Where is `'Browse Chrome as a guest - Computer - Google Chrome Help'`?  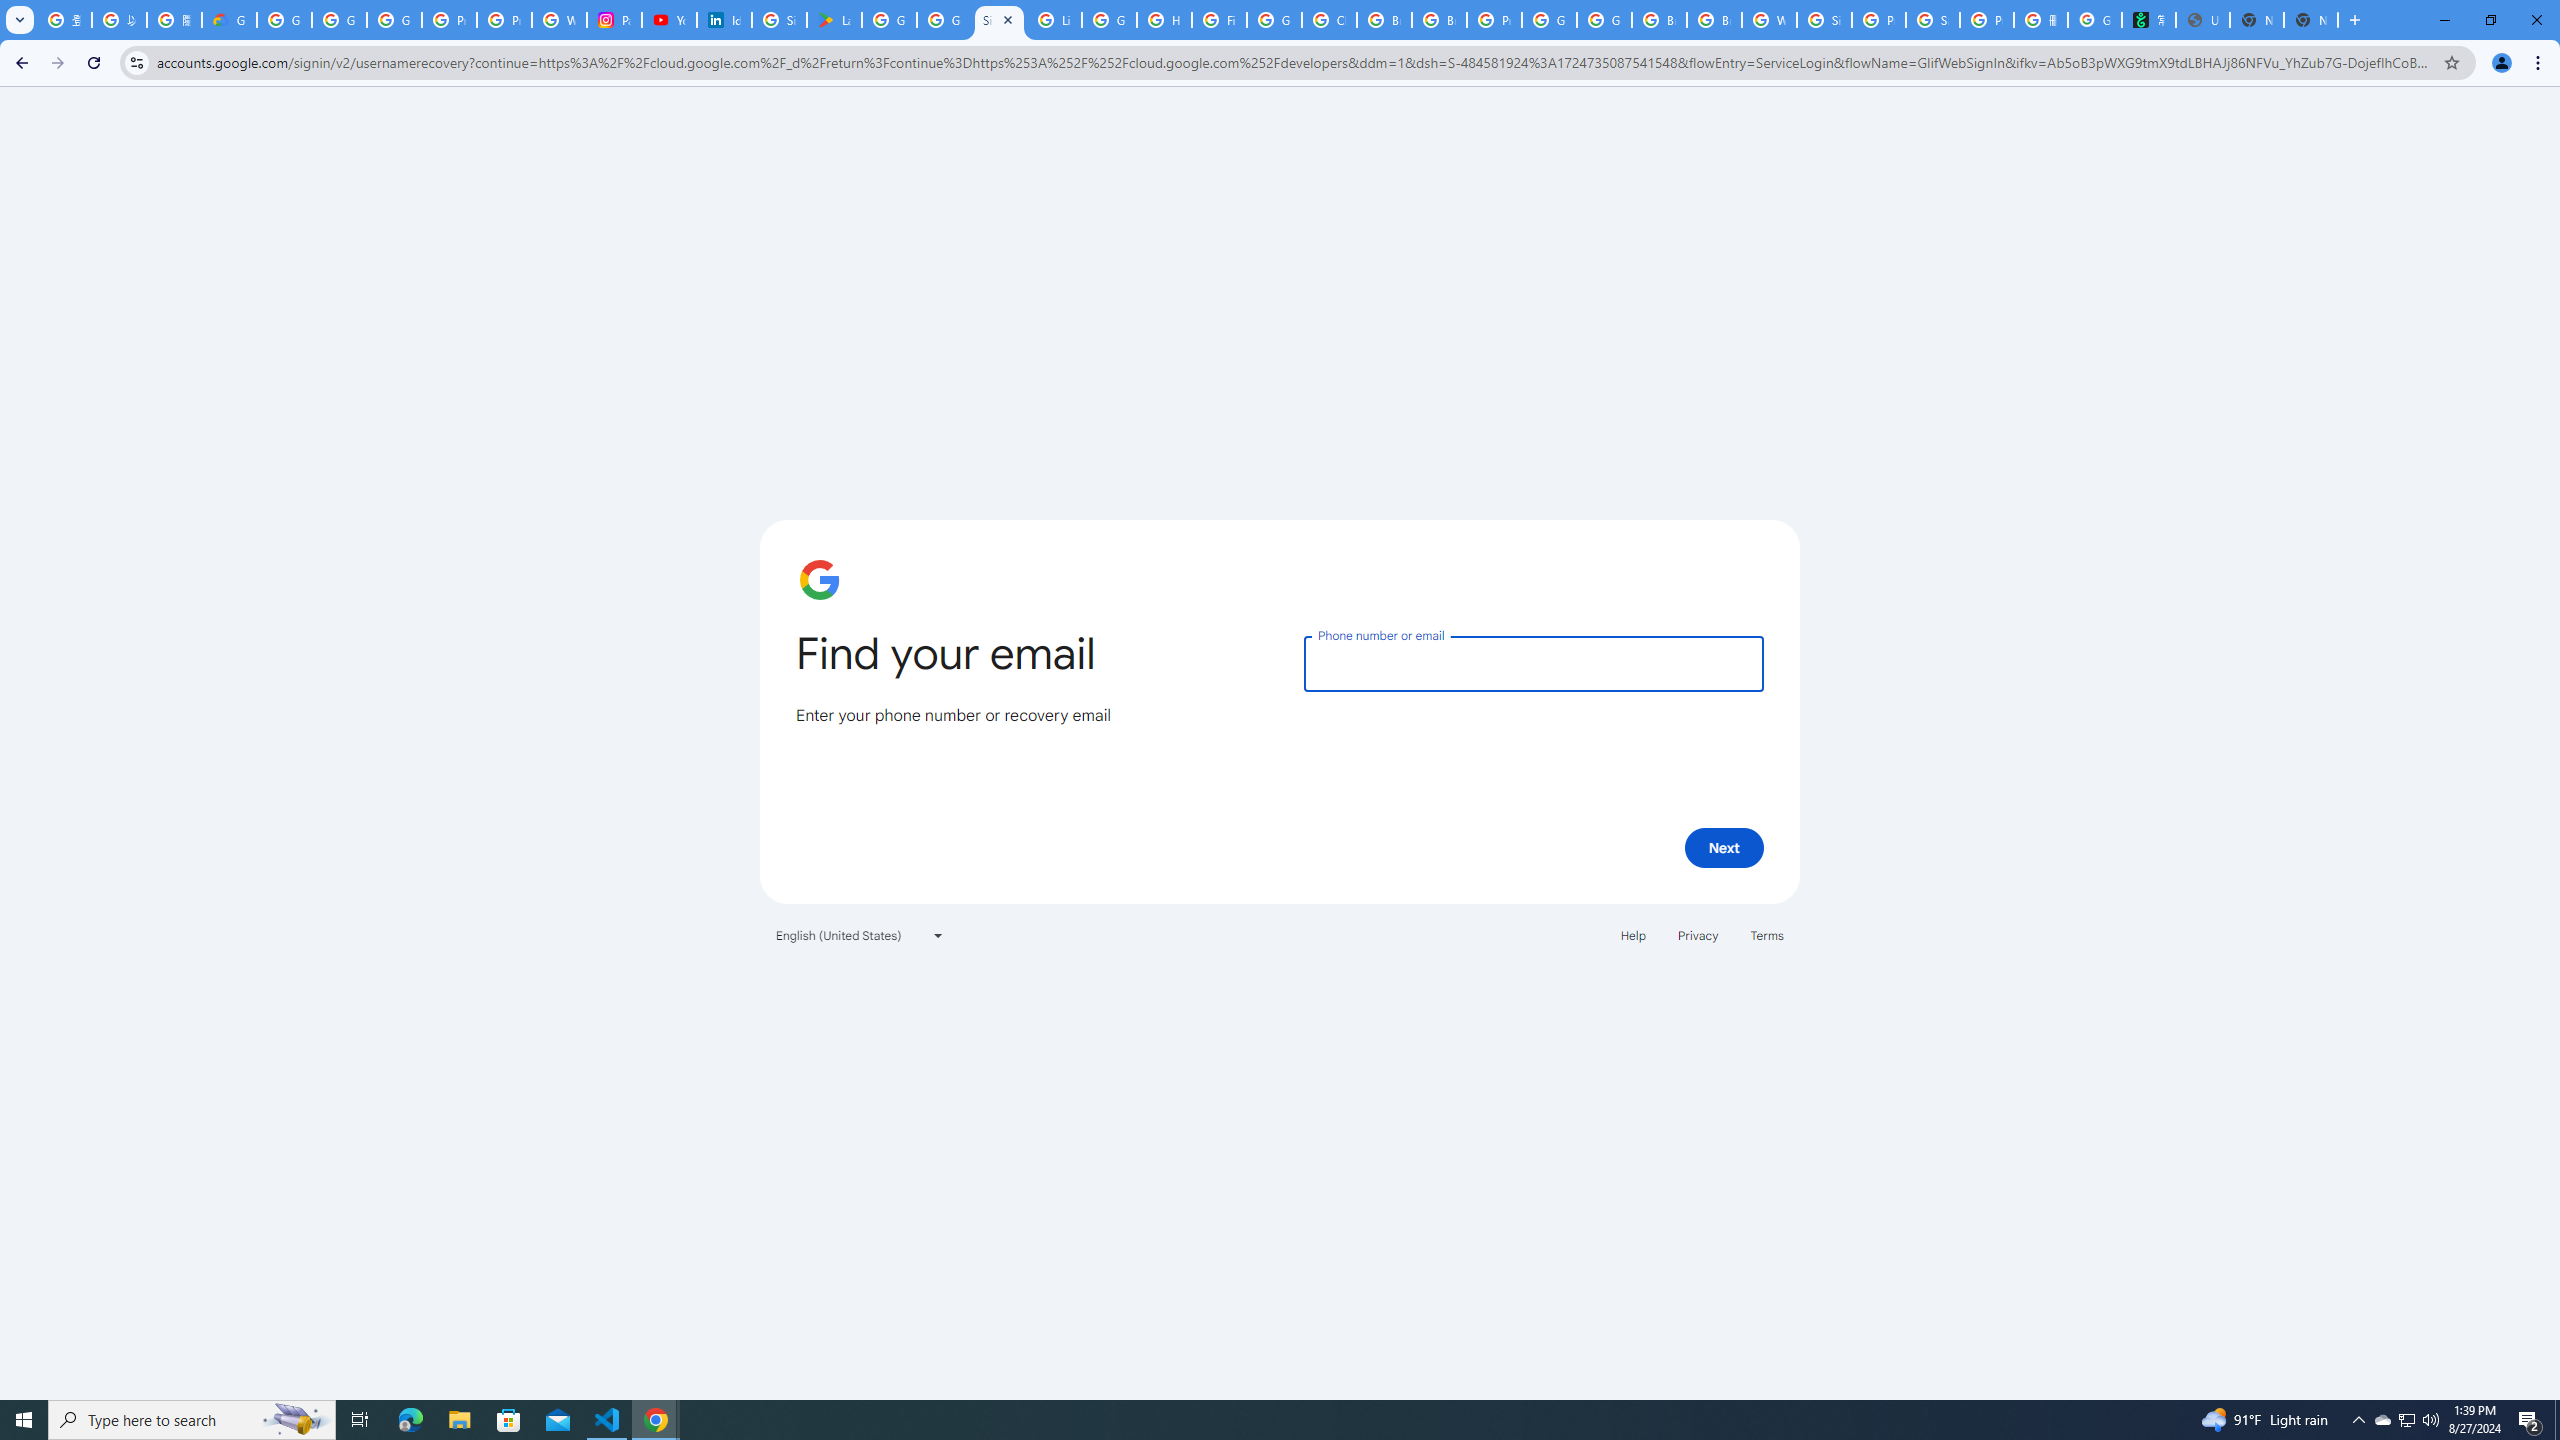 'Browse Chrome as a guest - Computer - Google Chrome Help' is located at coordinates (1383, 19).